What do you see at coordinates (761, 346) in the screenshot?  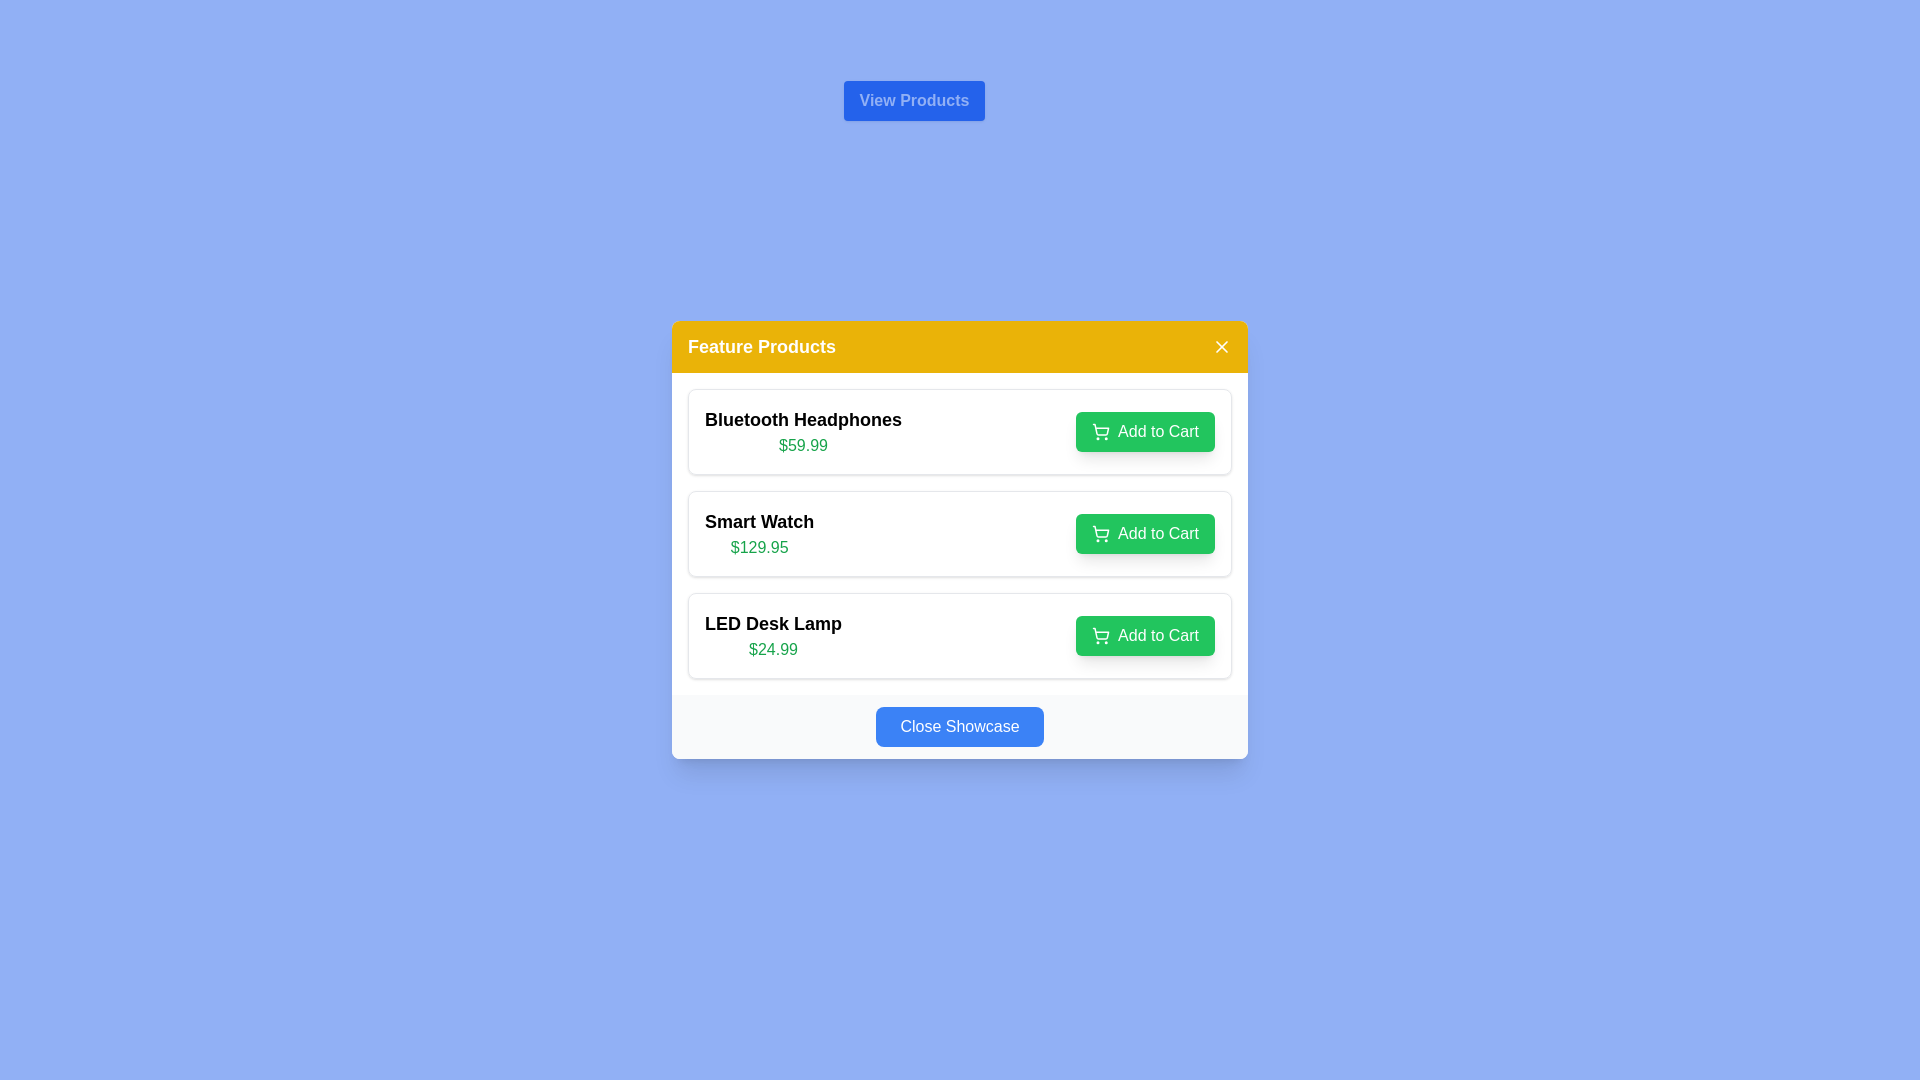 I see `the bold, white 'Feature Products' label on the orange background at the top of the product showcase card` at bounding box center [761, 346].